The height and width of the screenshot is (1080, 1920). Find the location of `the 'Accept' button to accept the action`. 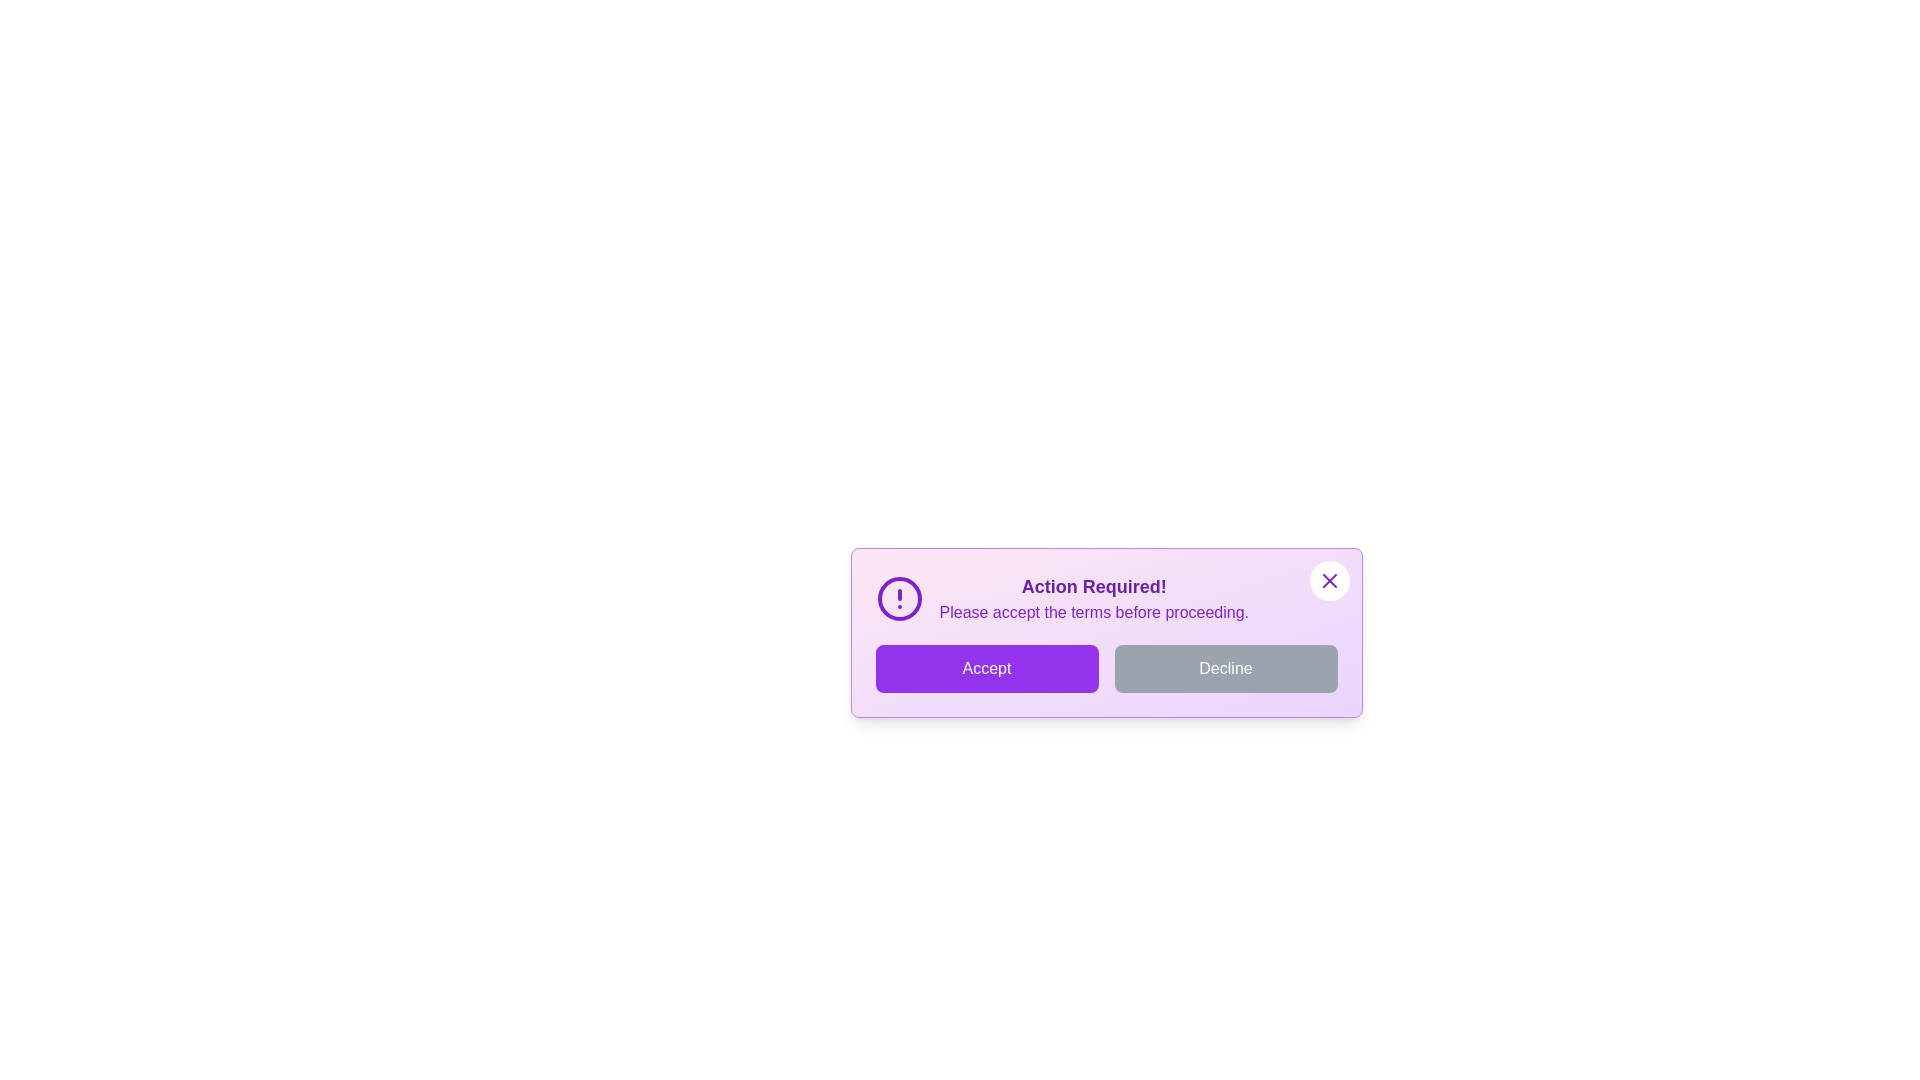

the 'Accept' button to accept the action is located at coordinates (987, 668).